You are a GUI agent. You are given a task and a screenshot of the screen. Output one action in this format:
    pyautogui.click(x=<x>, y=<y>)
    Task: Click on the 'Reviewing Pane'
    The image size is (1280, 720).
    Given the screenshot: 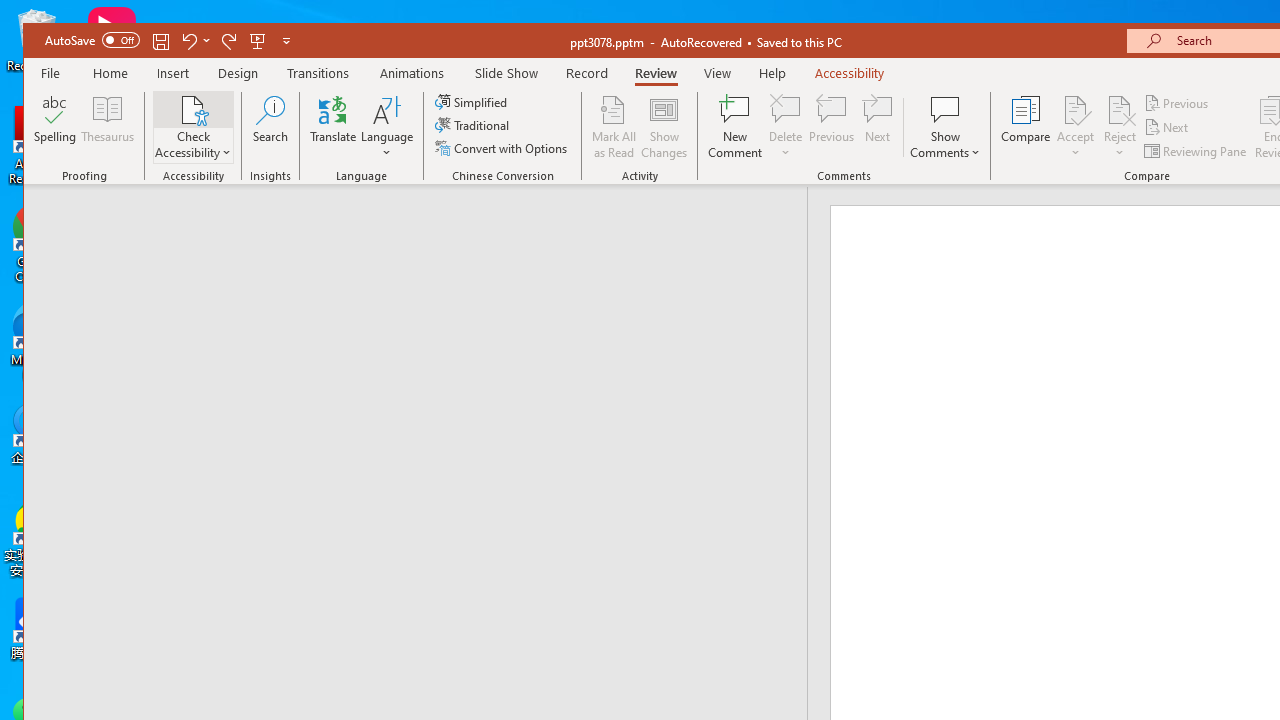 What is the action you would take?
    pyautogui.click(x=1196, y=150)
    